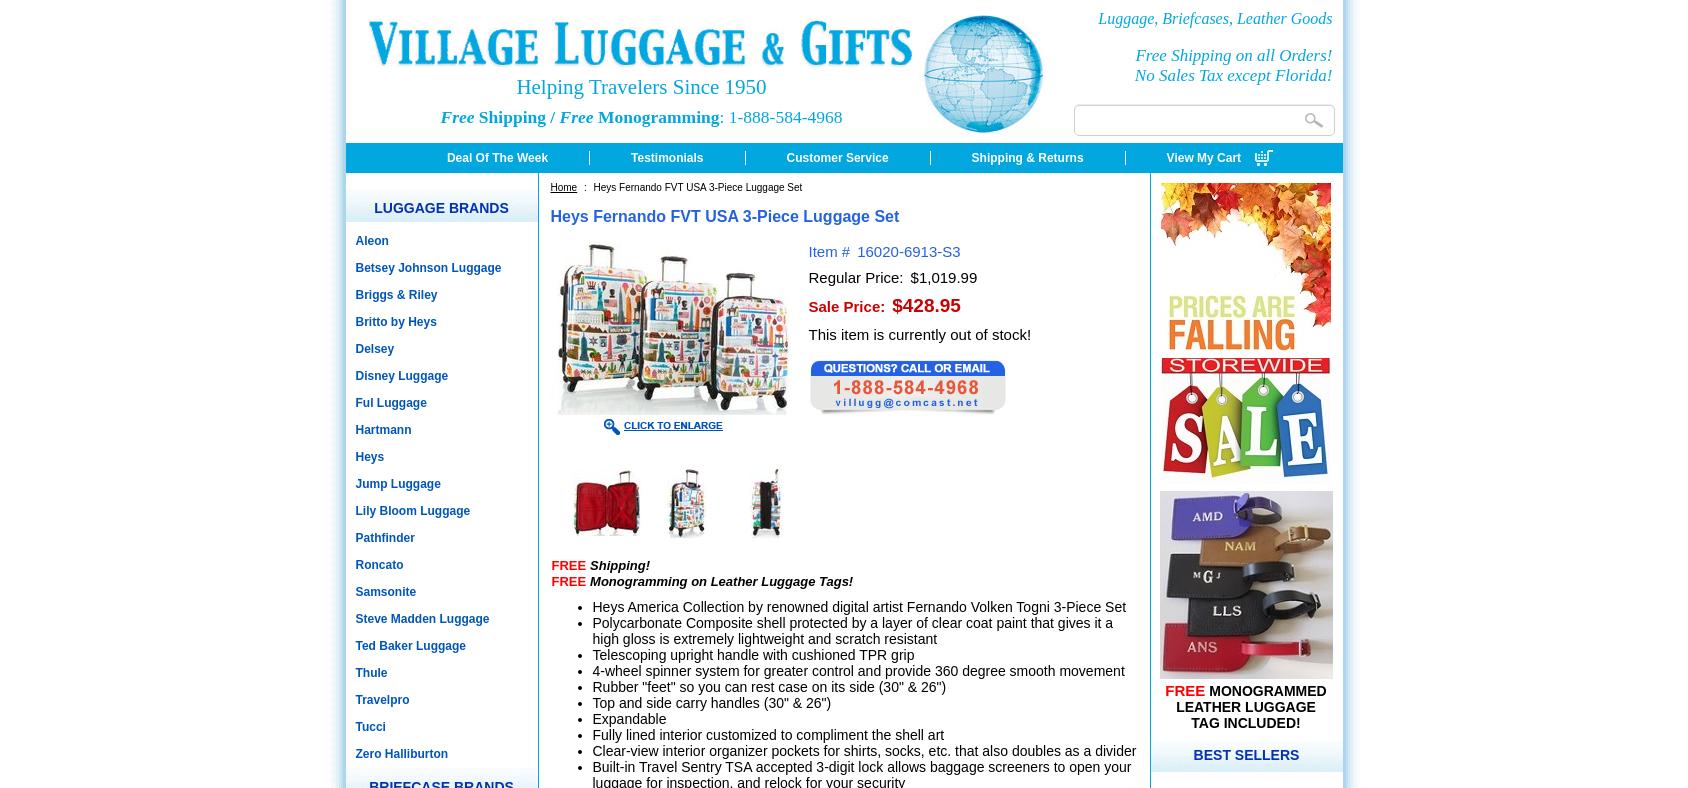 This screenshot has height=788, width=1688. I want to click on '16020-6913-S3', so click(907, 250).